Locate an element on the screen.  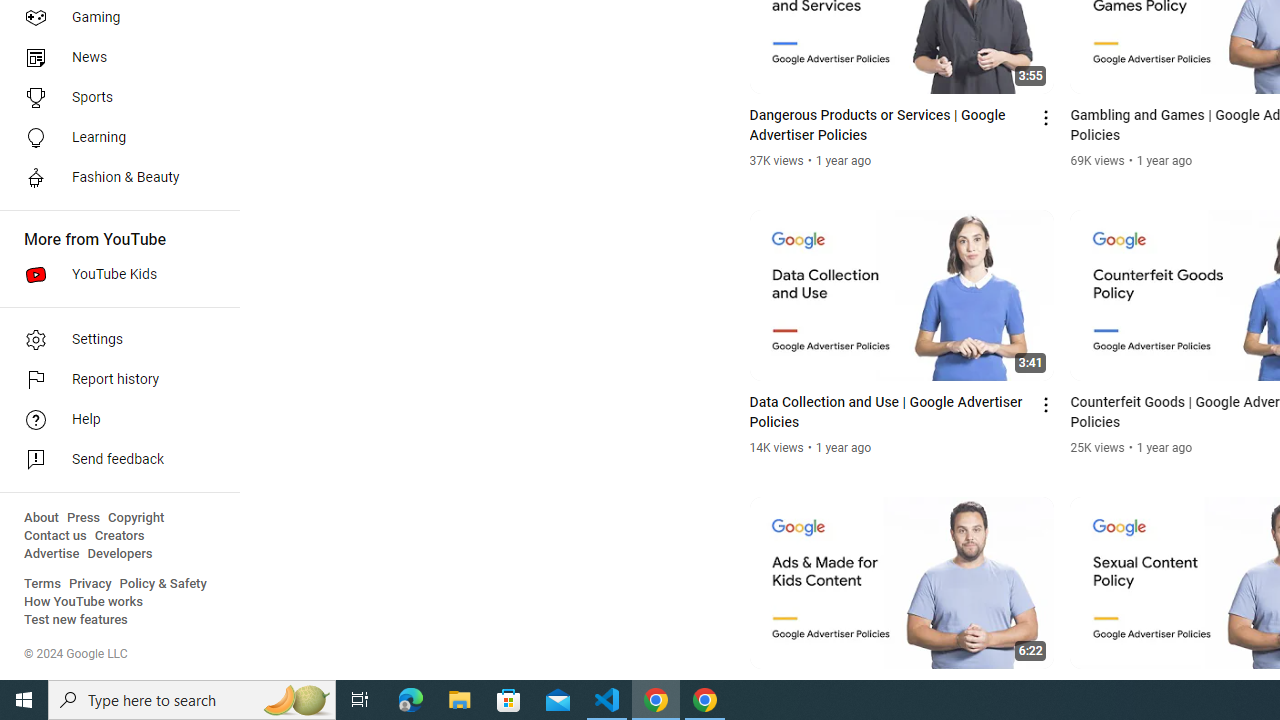
'Contact us' is located at coordinates (55, 535).